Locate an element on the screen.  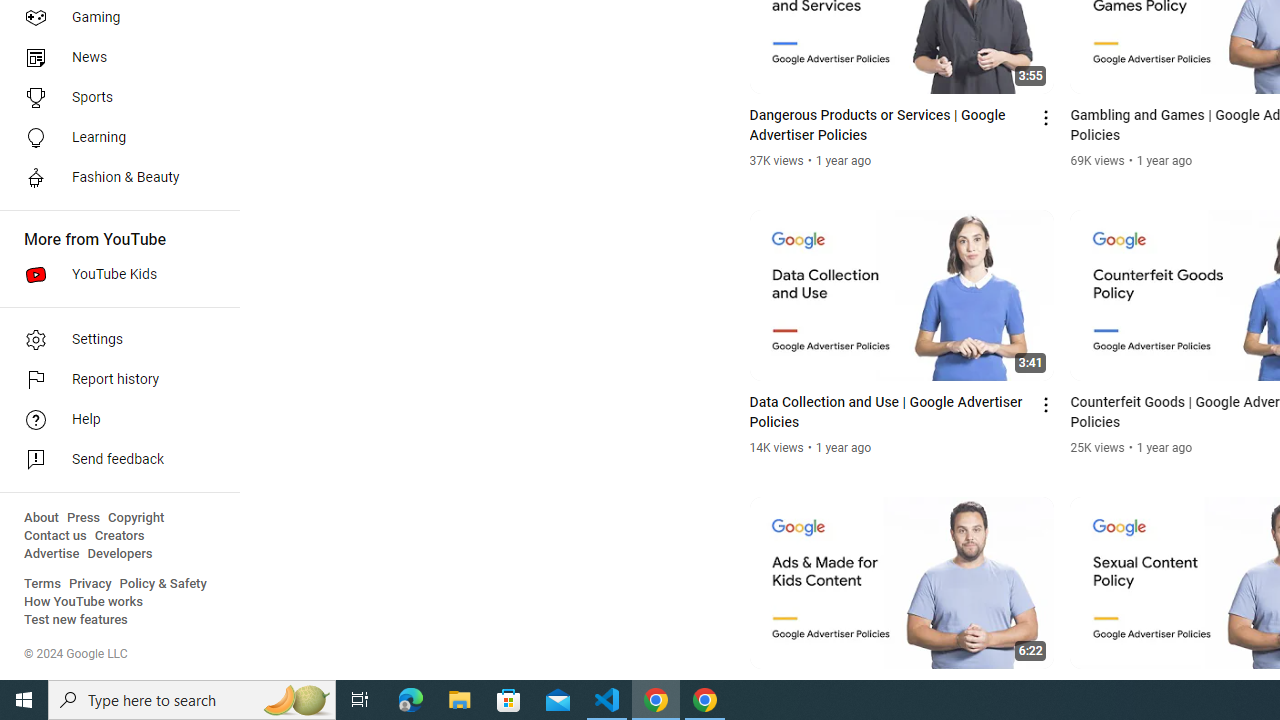
'Contact us' is located at coordinates (55, 535).